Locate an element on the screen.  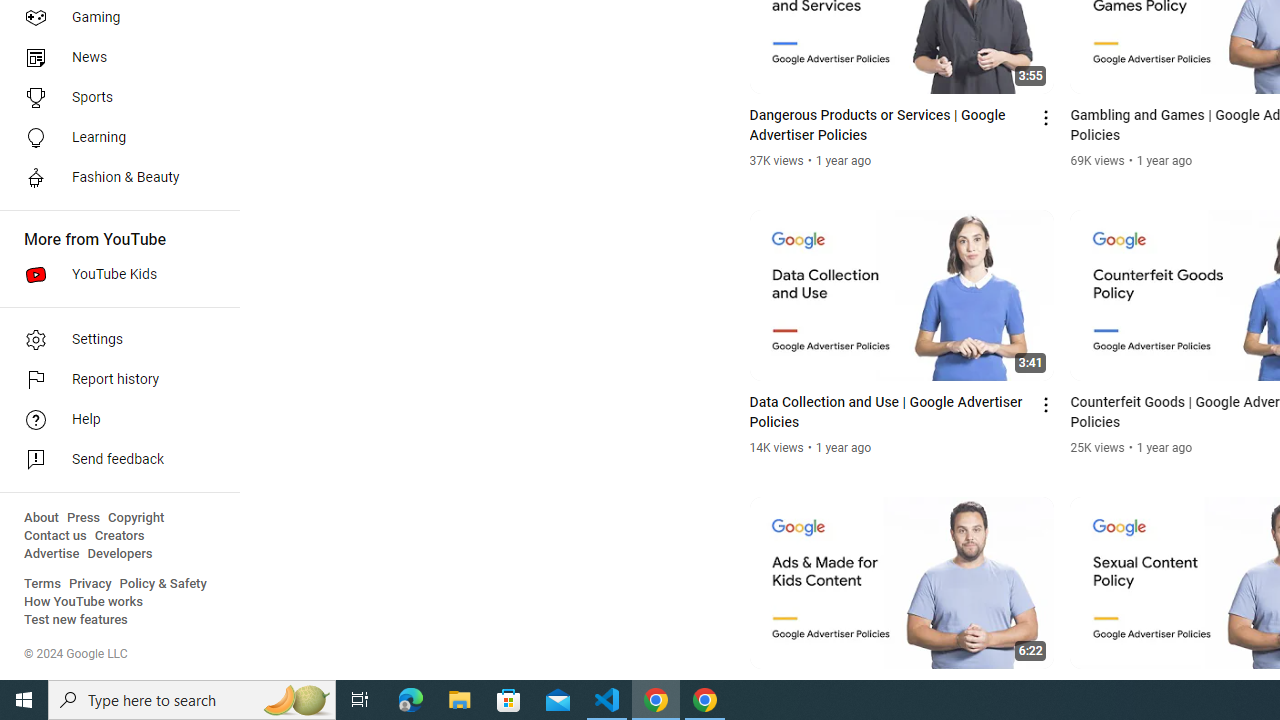
'Contact us' is located at coordinates (55, 535).